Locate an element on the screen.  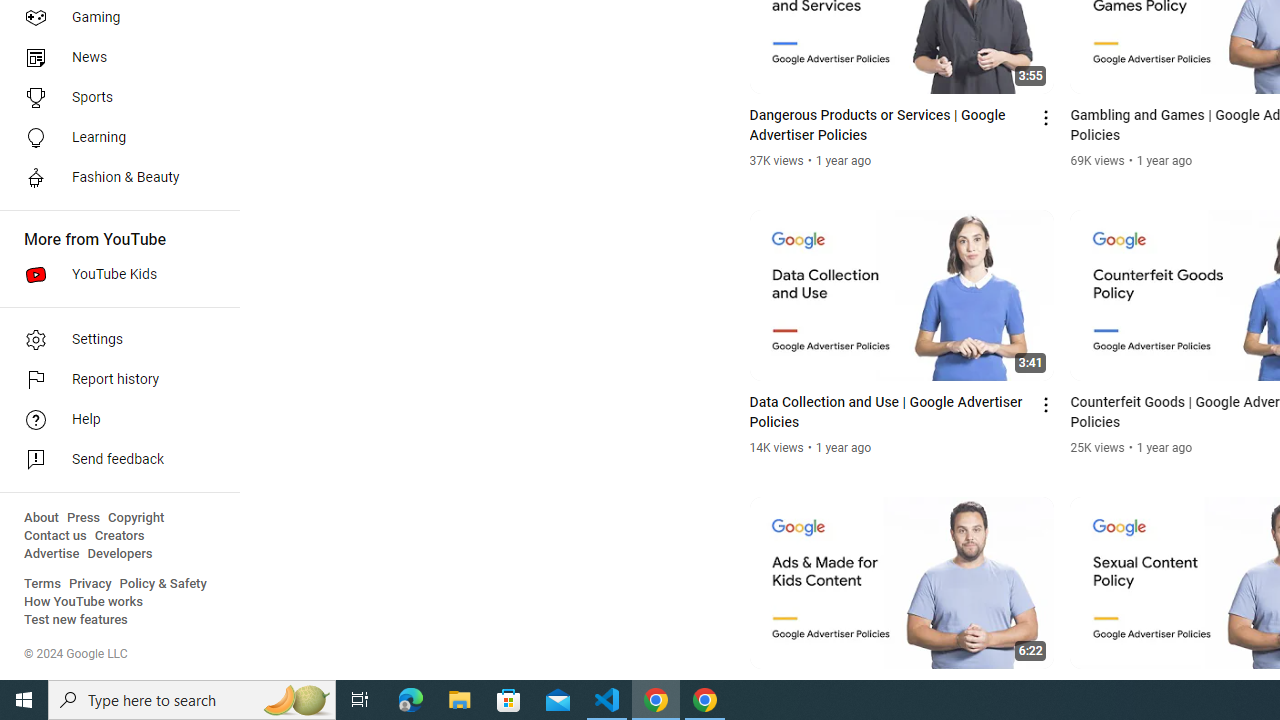
'Contact us' is located at coordinates (55, 535).